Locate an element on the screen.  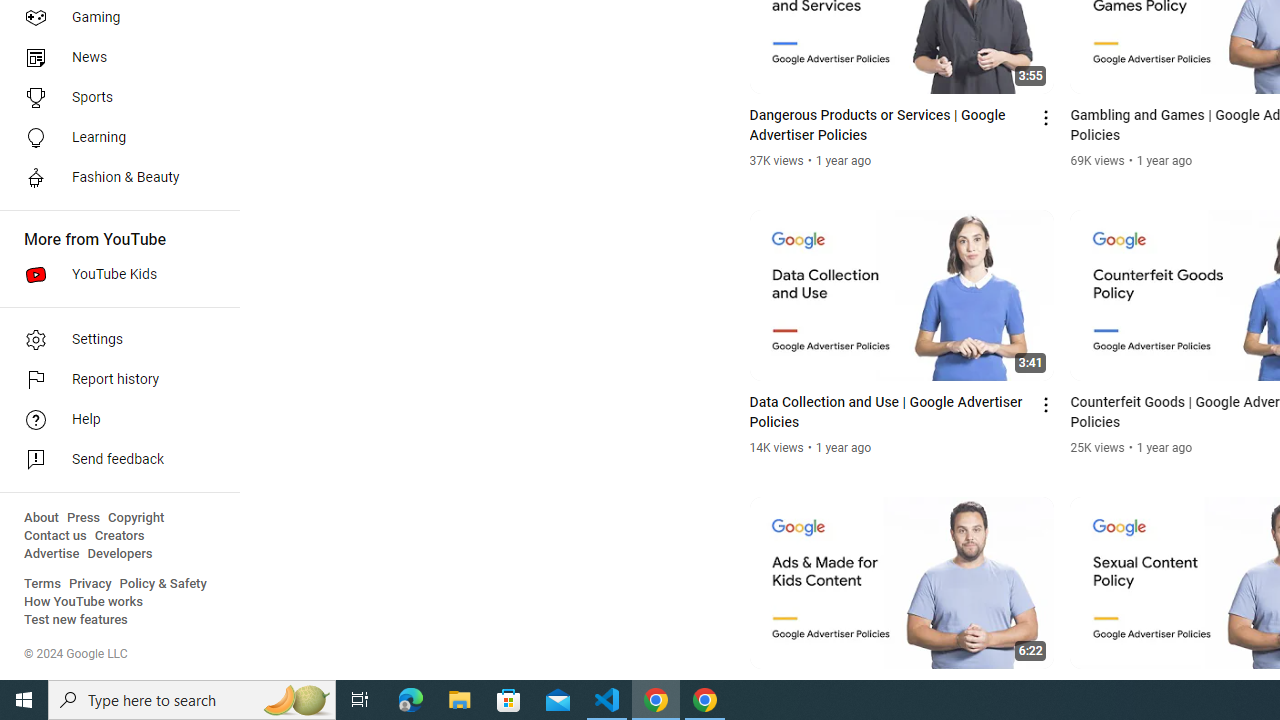
'Contact us' is located at coordinates (55, 535).